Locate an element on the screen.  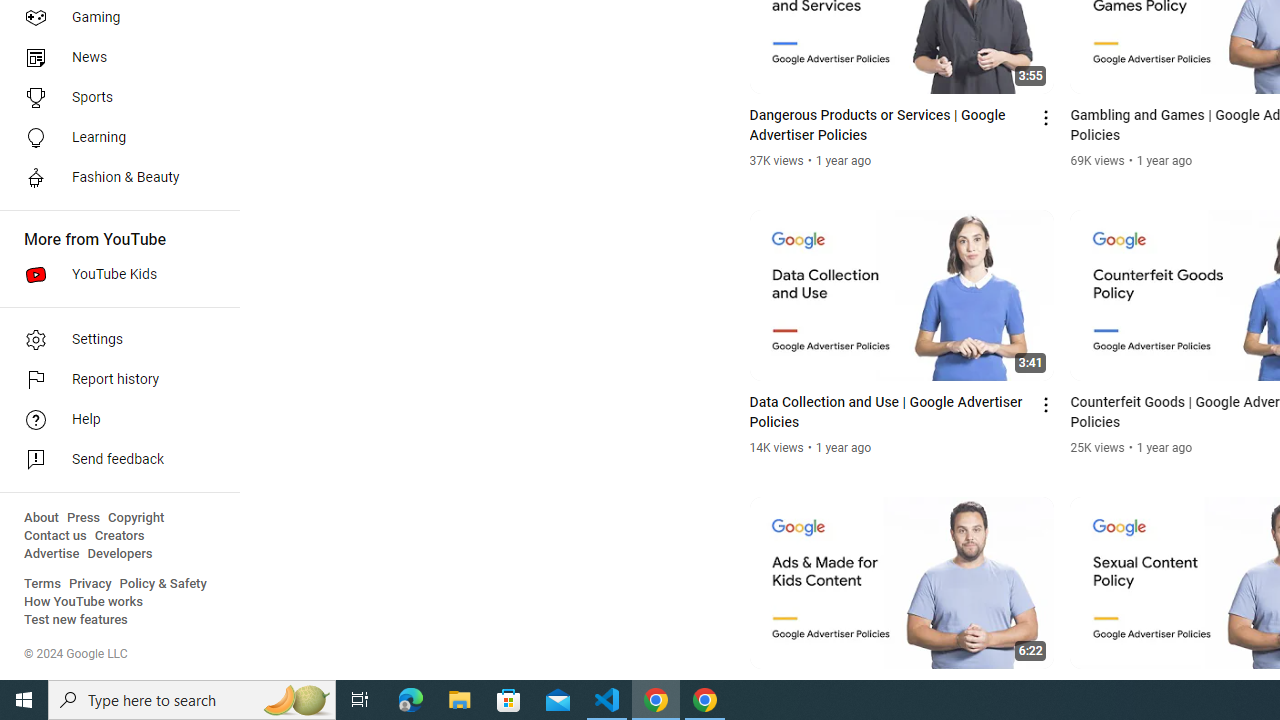
'Contact us' is located at coordinates (55, 535).